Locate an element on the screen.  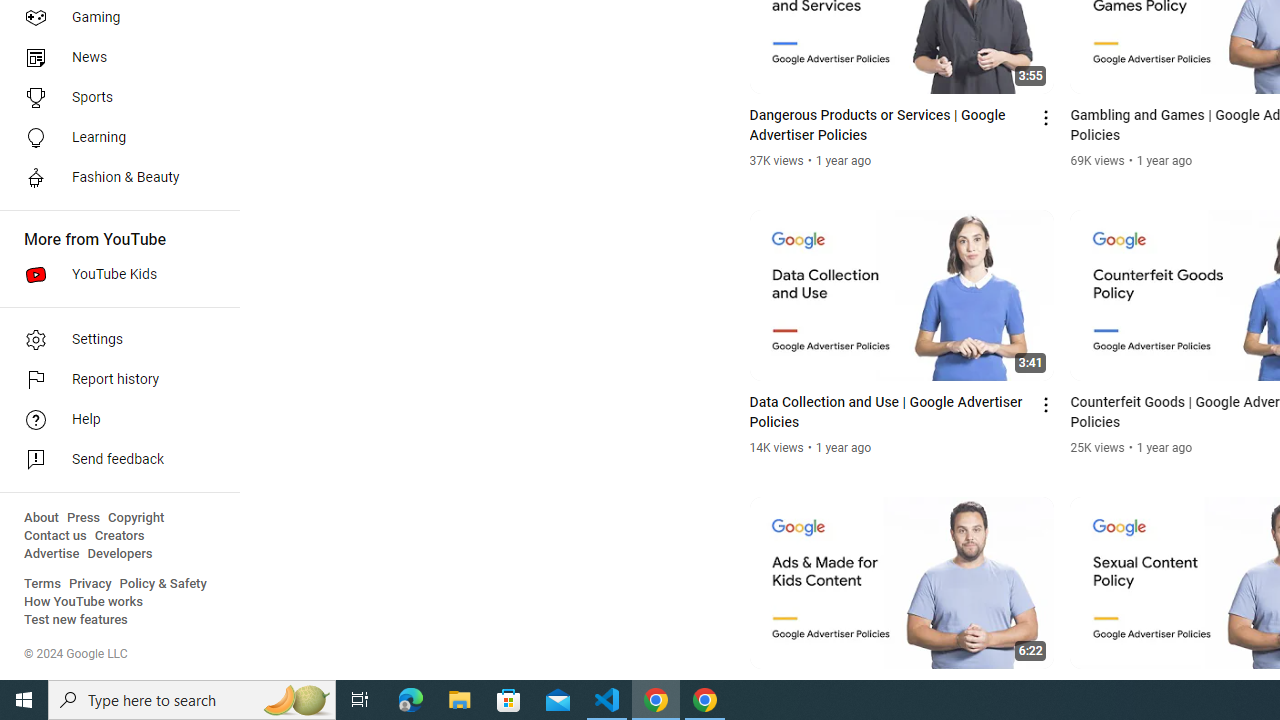
'Contact us' is located at coordinates (55, 535).